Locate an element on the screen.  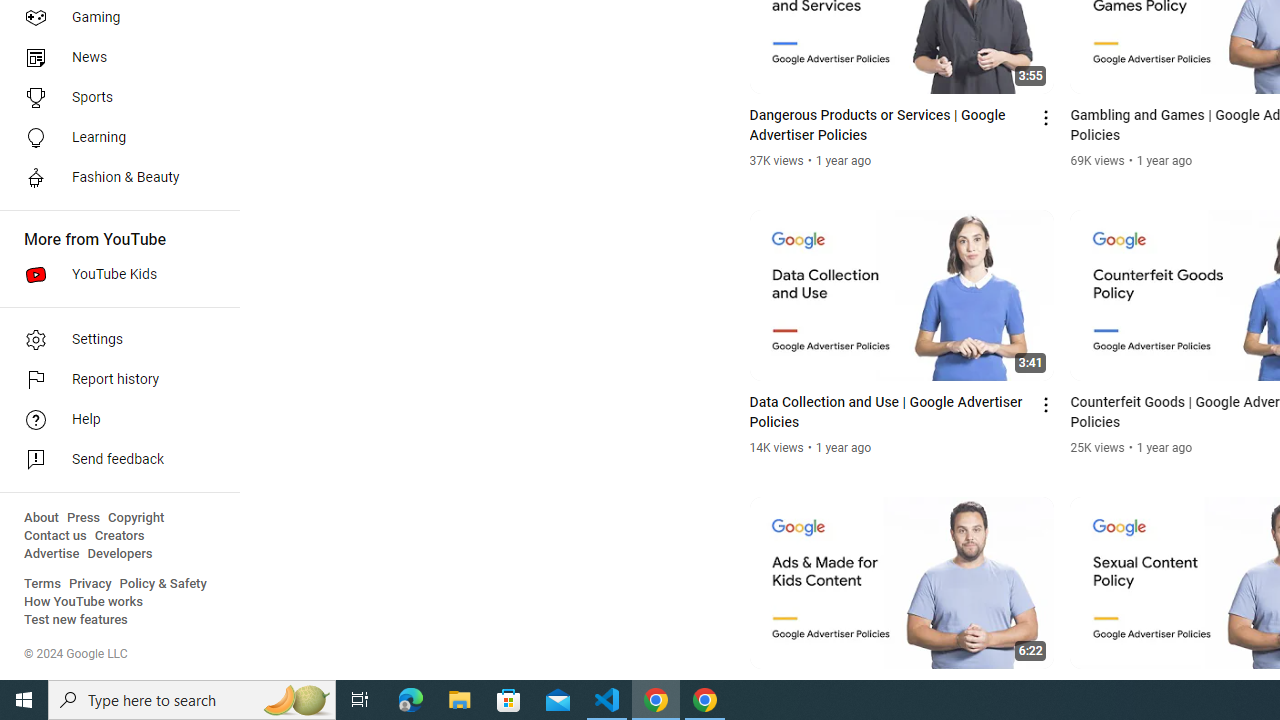
'Contact us' is located at coordinates (55, 535).